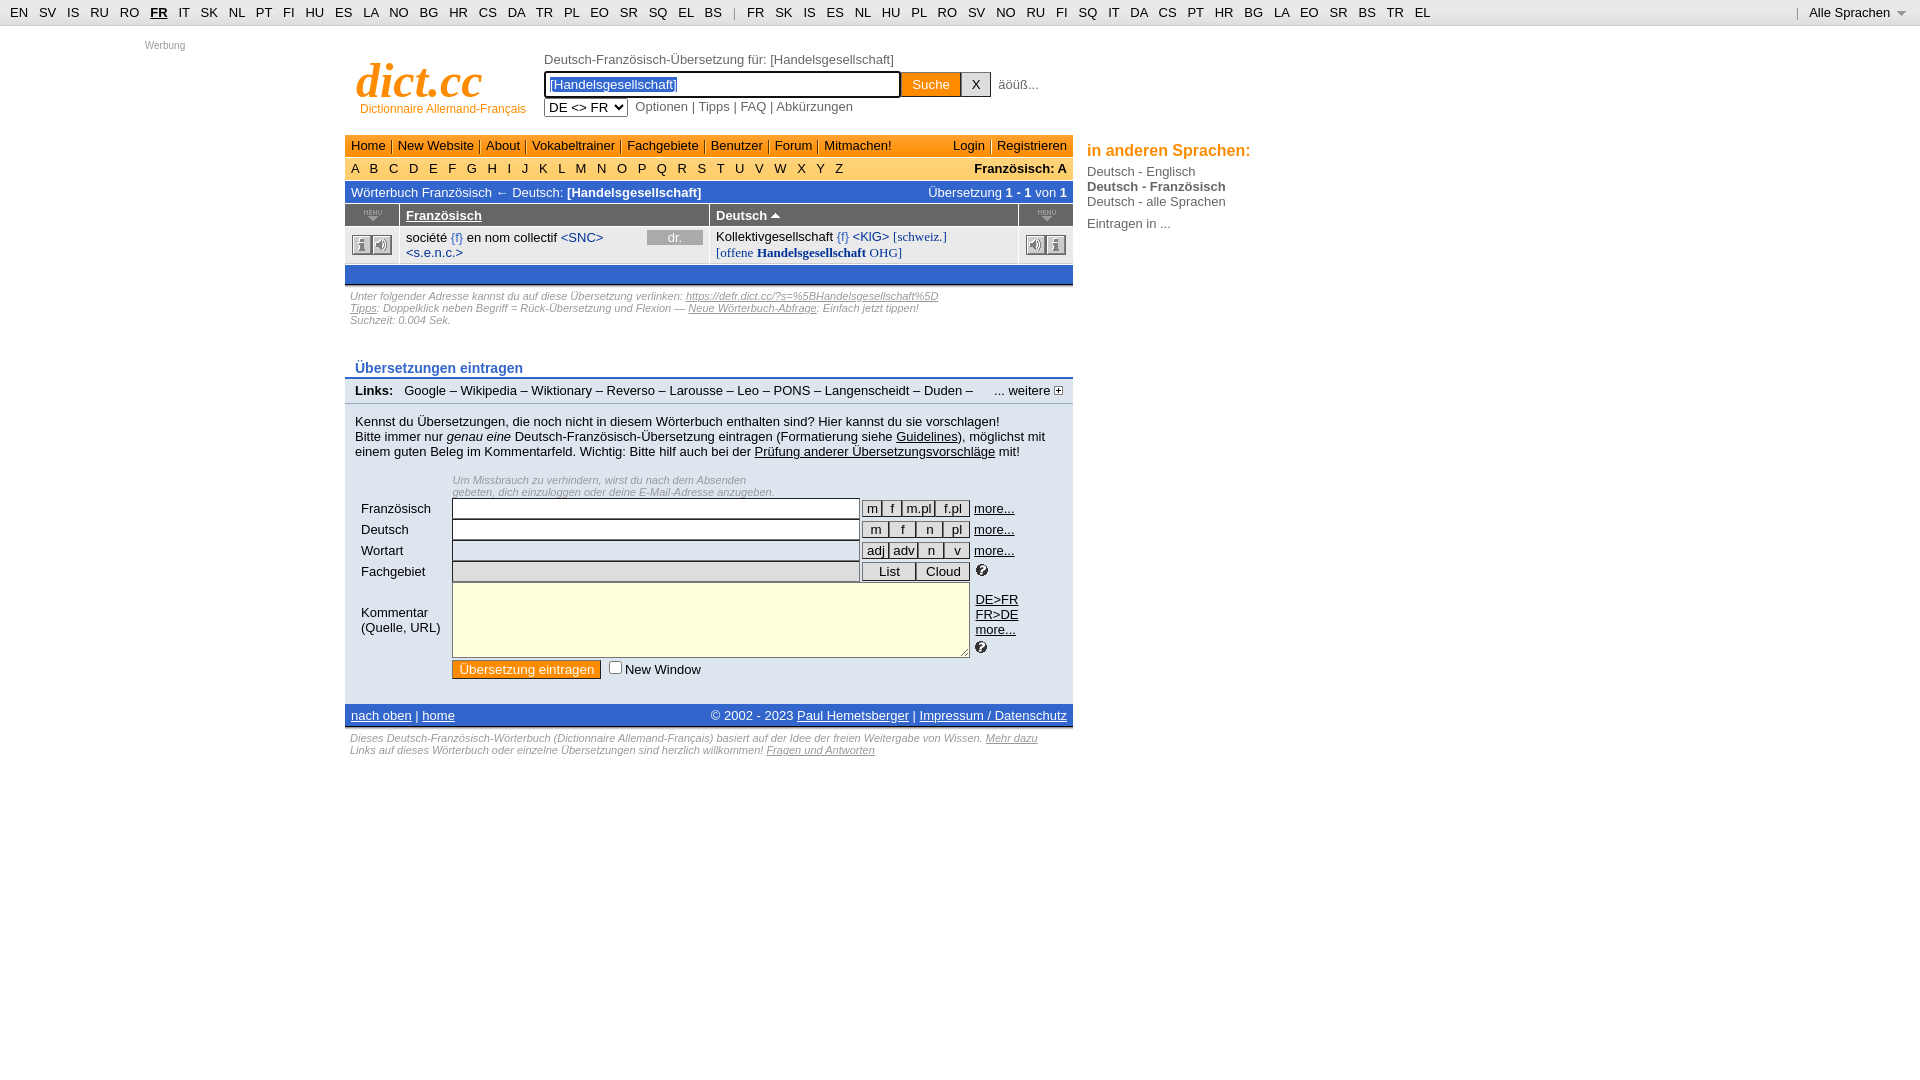  I want to click on 'Kollektivgesellschaft', so click(773, 235).